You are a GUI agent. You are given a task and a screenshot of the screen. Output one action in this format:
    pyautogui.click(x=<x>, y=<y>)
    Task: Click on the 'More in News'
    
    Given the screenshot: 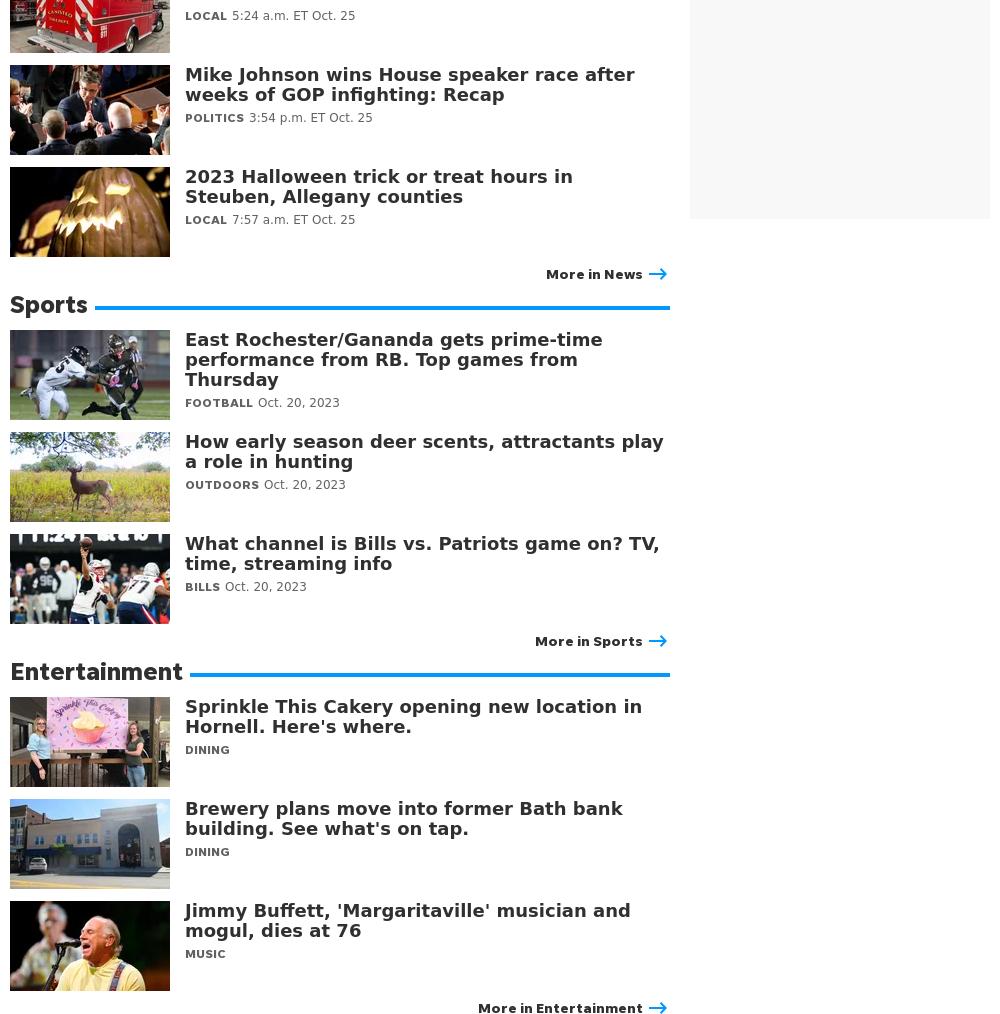 What is the action you would take?
    pyautogui.click(x=593, y=273)
    